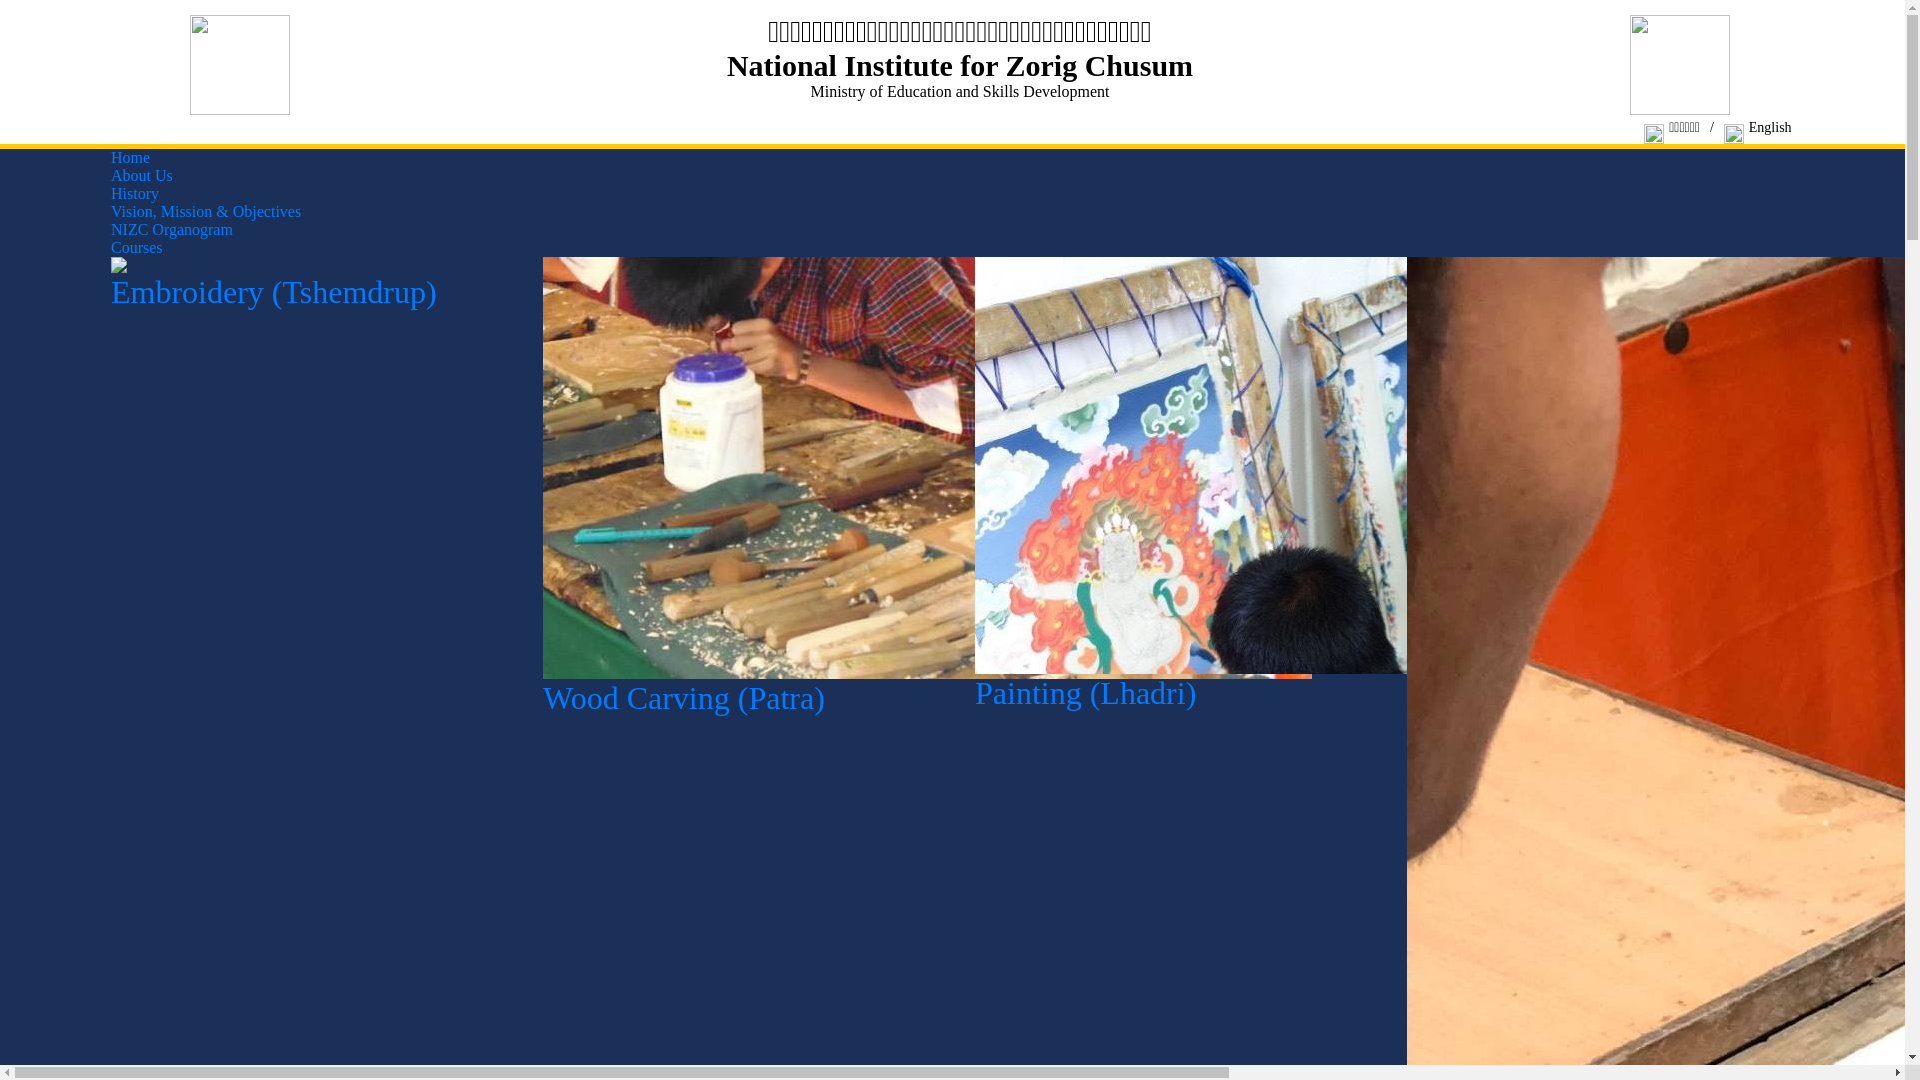 This screenshot has width=1920, height=1080. What do you see at coordinates (136, 246) in the screenshot?
I see `'Courses'` at bounding box center [136, 246].